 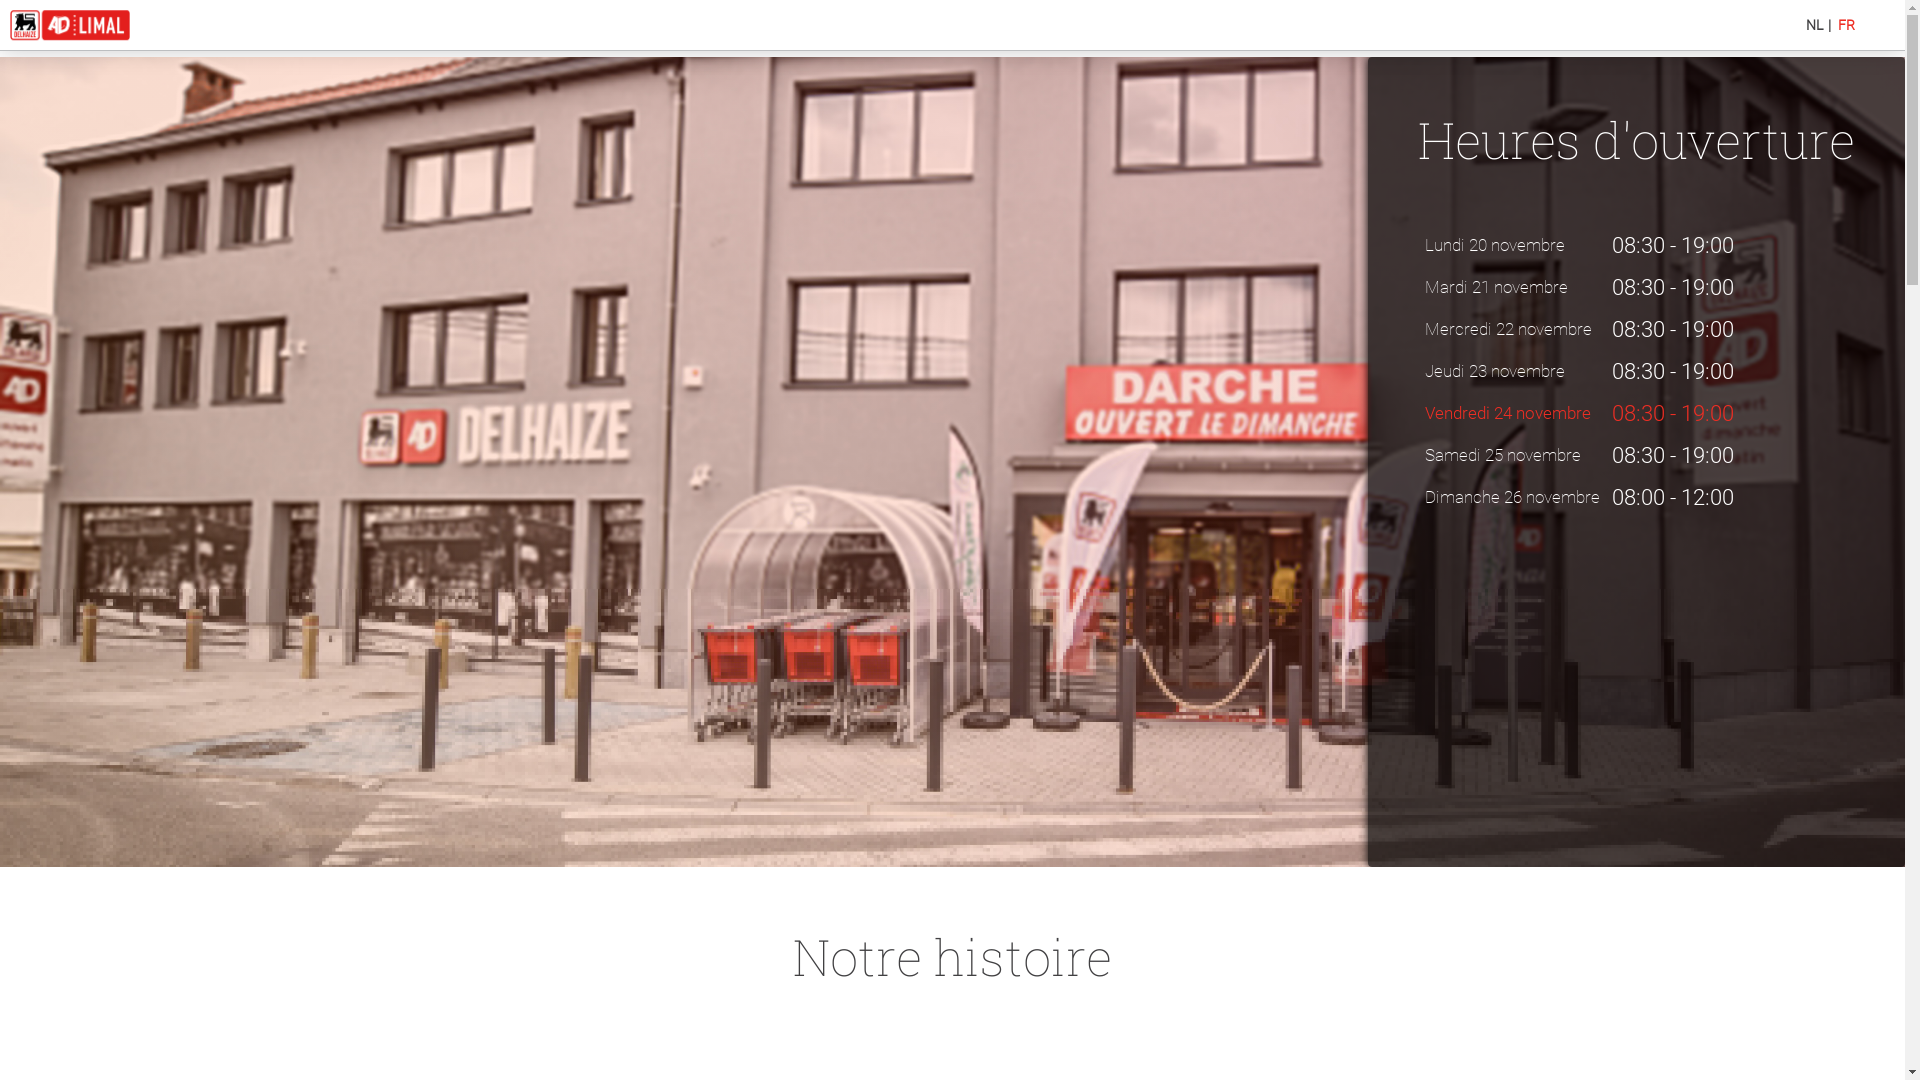 I want to click on 'FR', so click(x=1836, y=24).